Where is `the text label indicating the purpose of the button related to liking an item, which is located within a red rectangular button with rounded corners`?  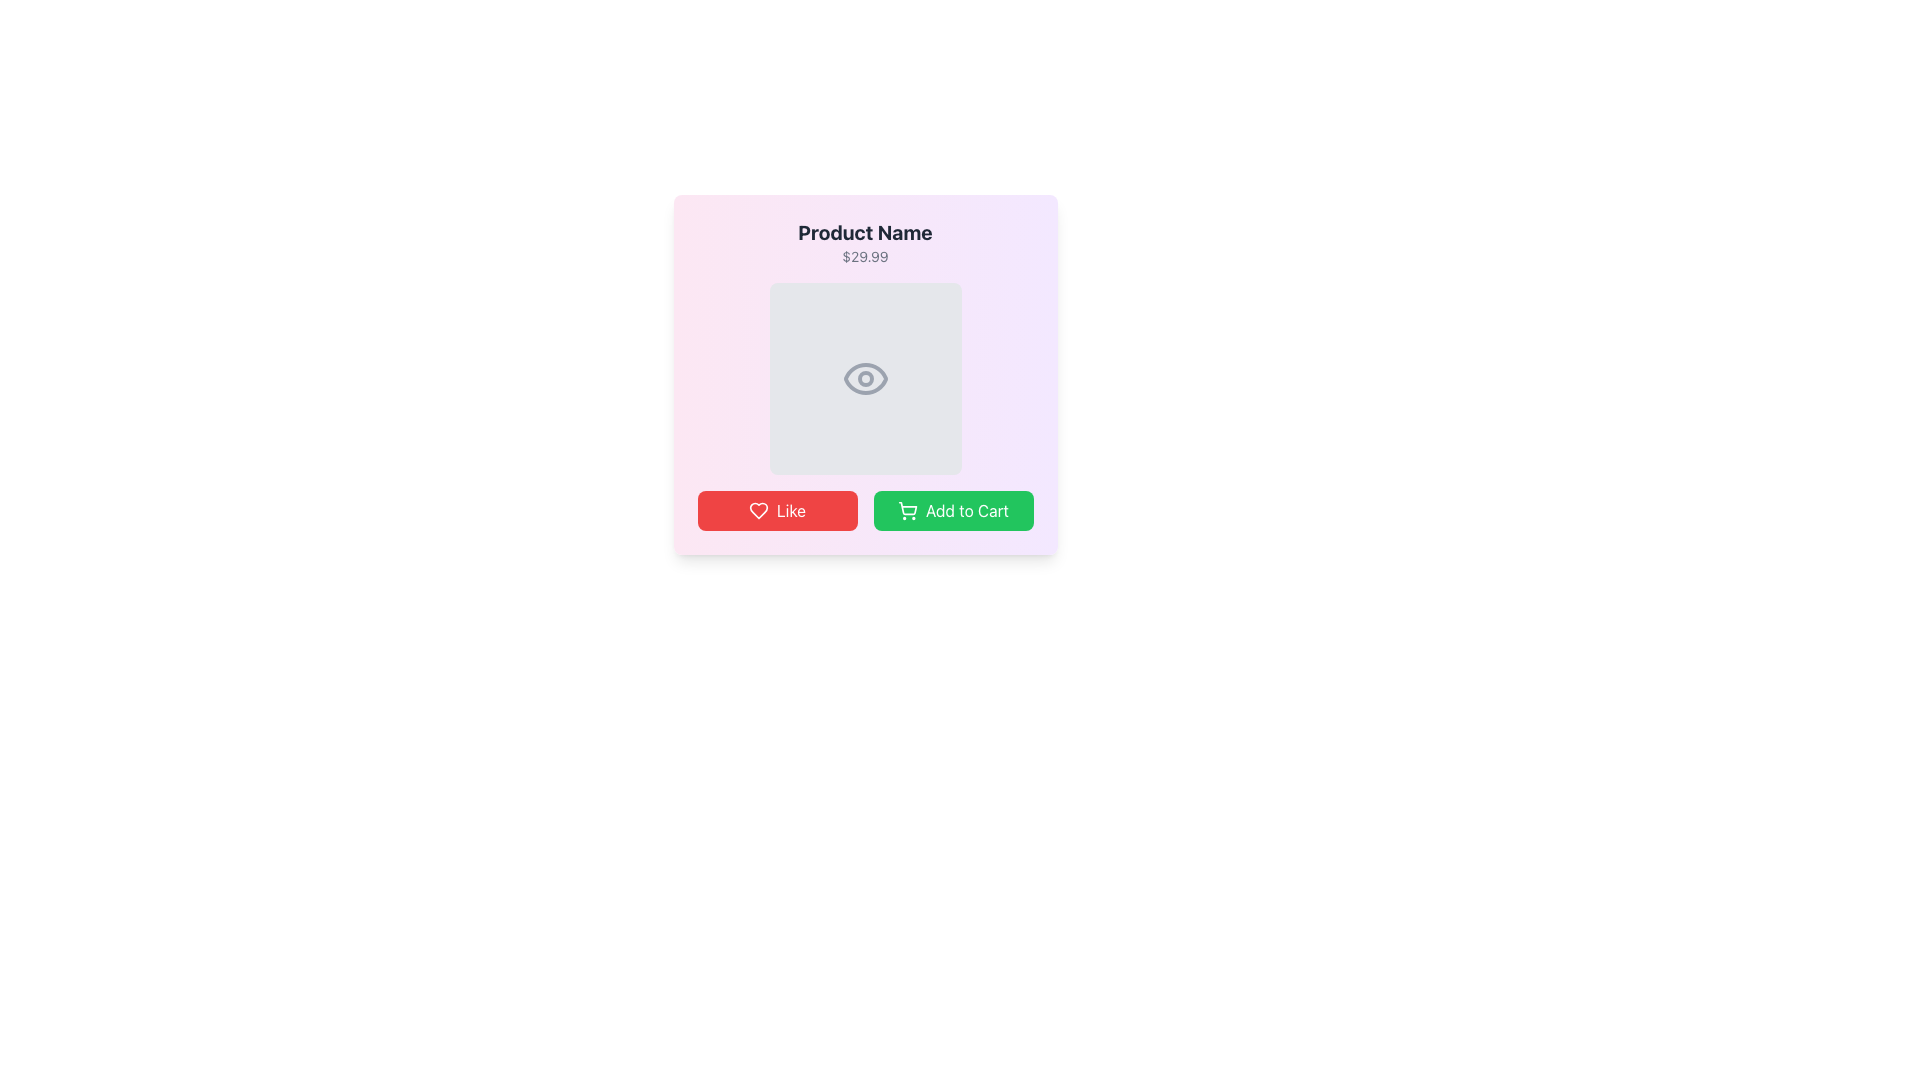
the text label indicating the purpose of the button related to liking an item, which is located within a red rectangular button with rounded corners is located at coordinates (790, 509).